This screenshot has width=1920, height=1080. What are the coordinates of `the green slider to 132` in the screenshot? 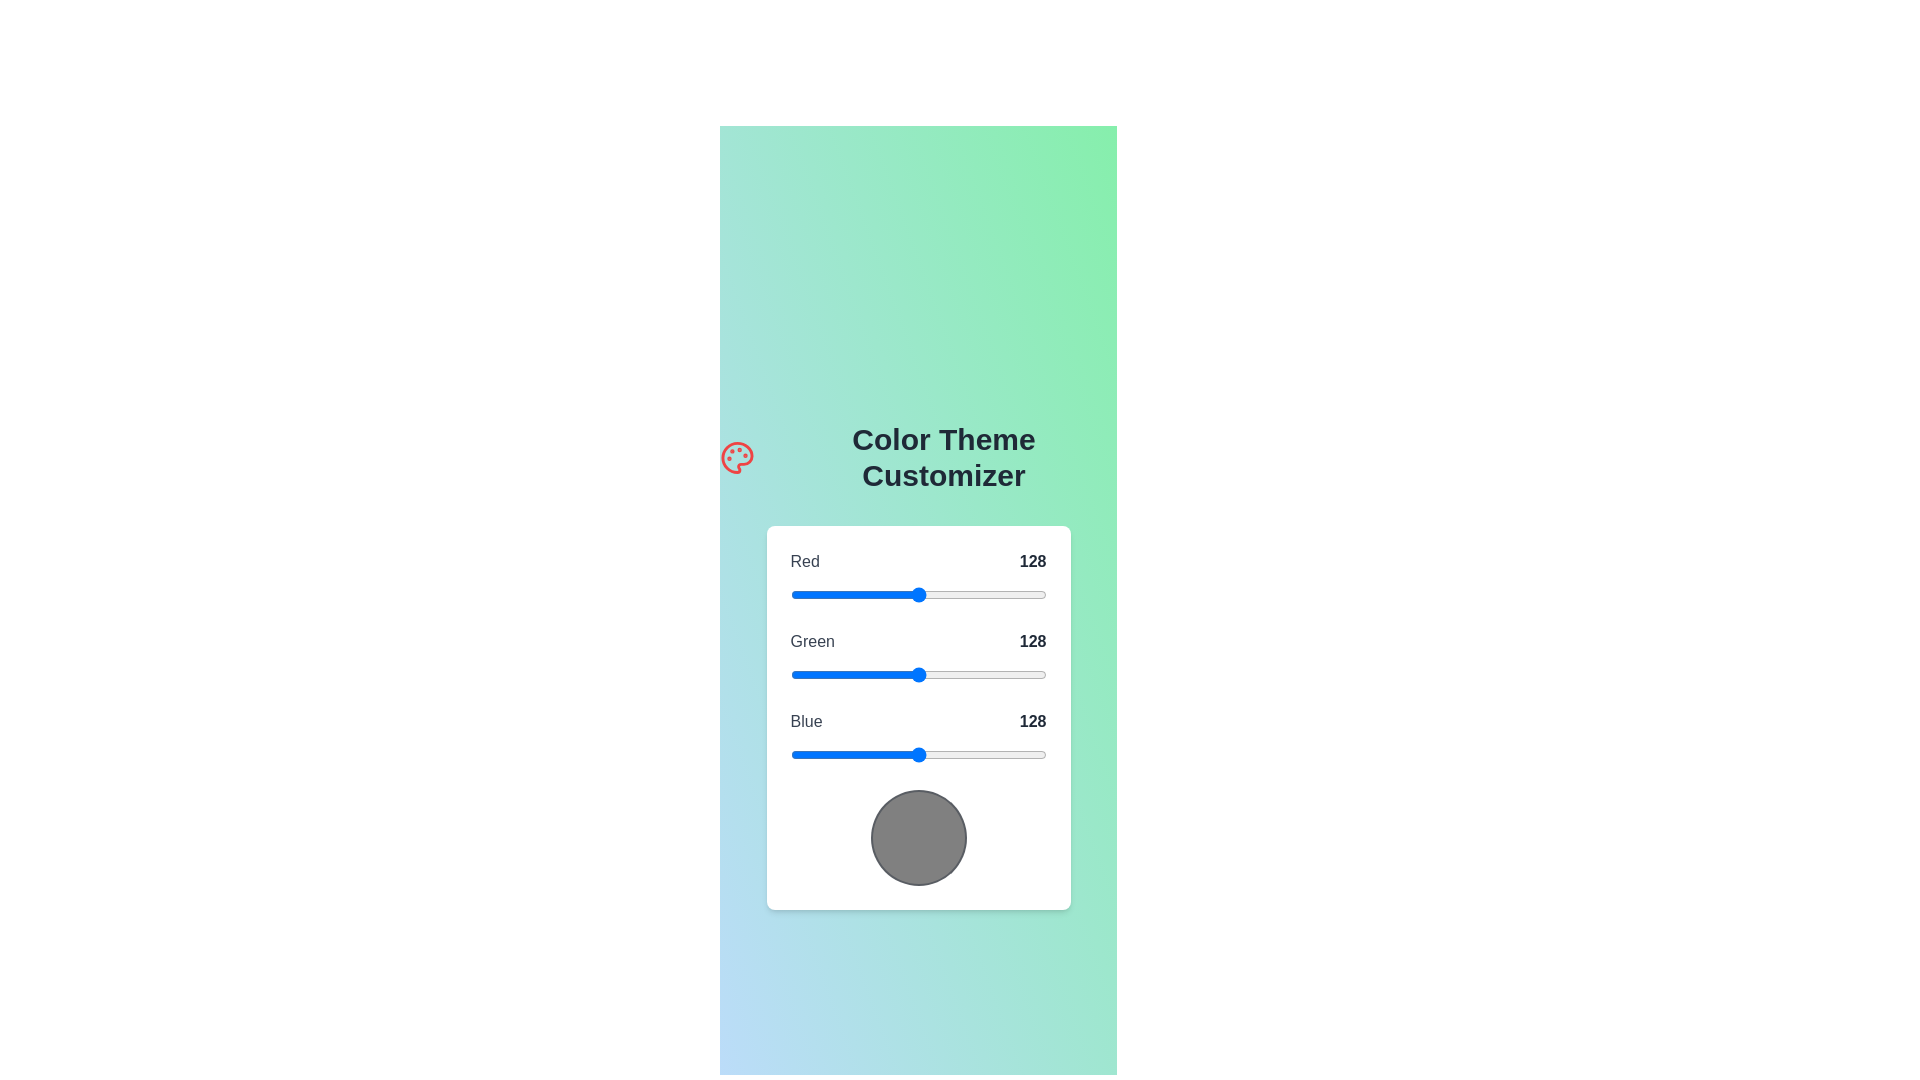 It's located at (921, 675).